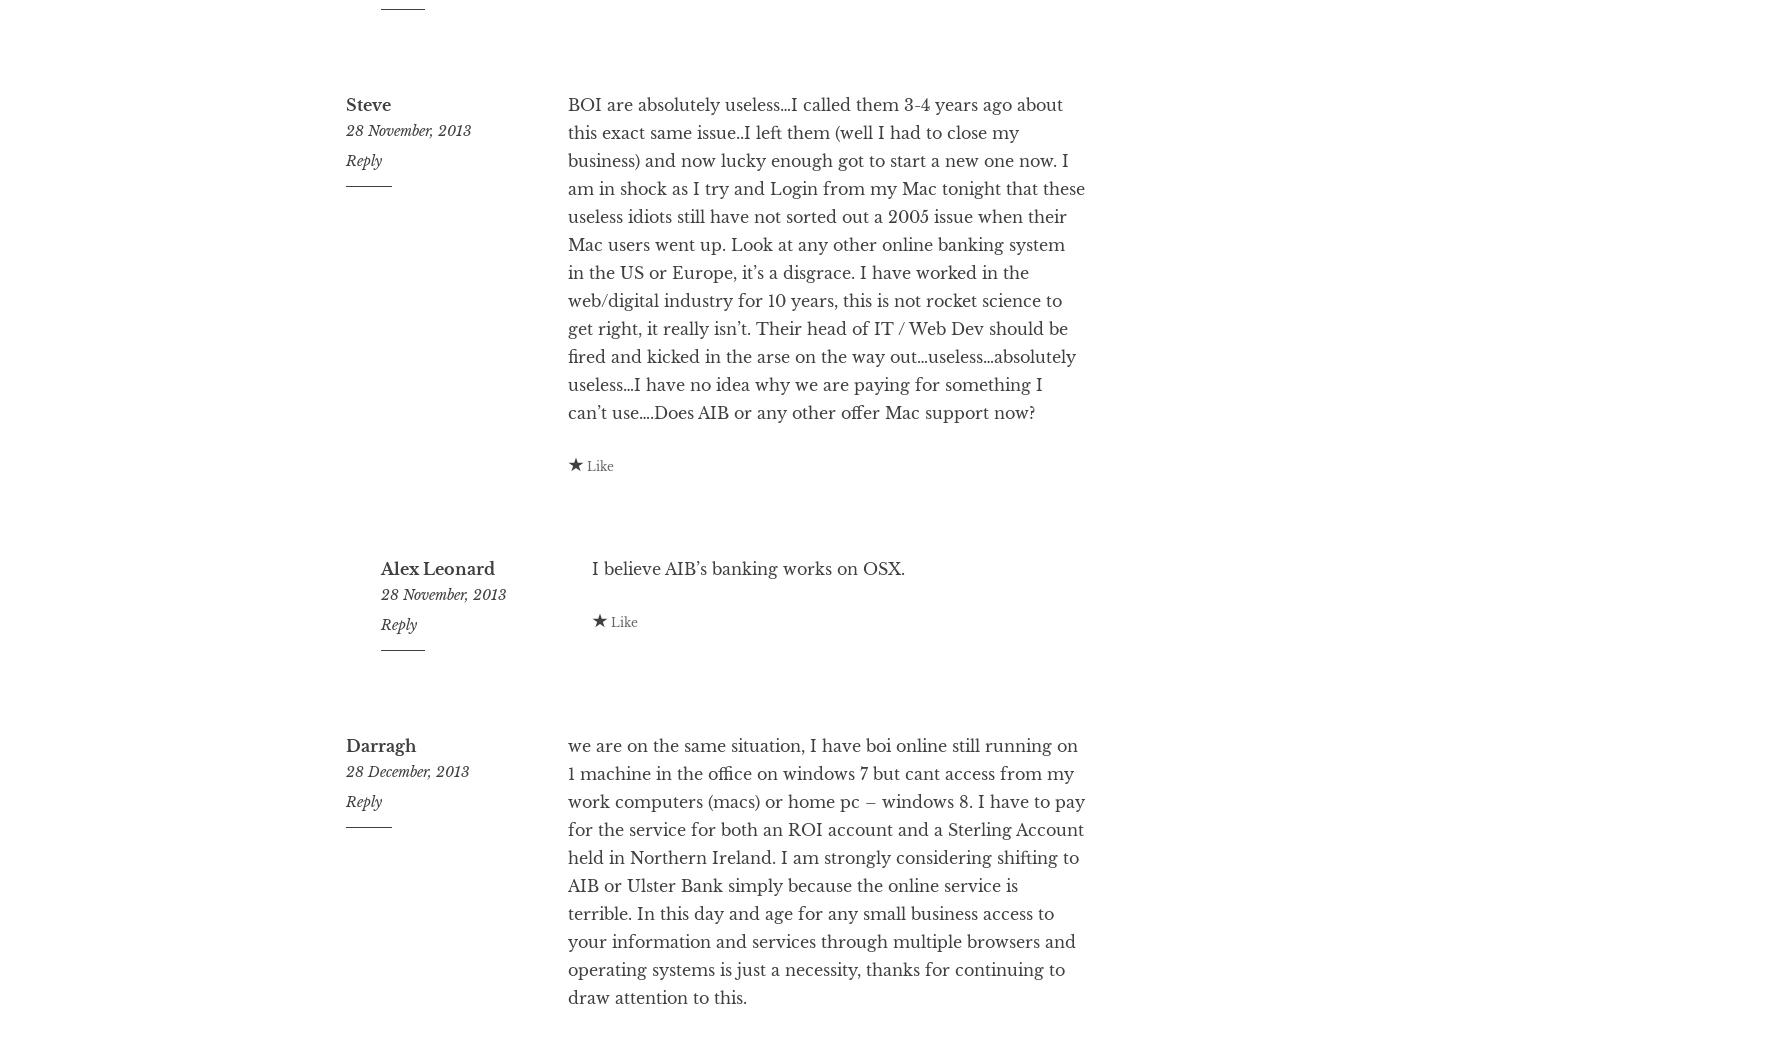 The width and height of the screenshot is (1780, 1037). What do you see at coordinates (368, 184) in the screenshot?
I see `'Steve'` at bounding box center [368, 184].